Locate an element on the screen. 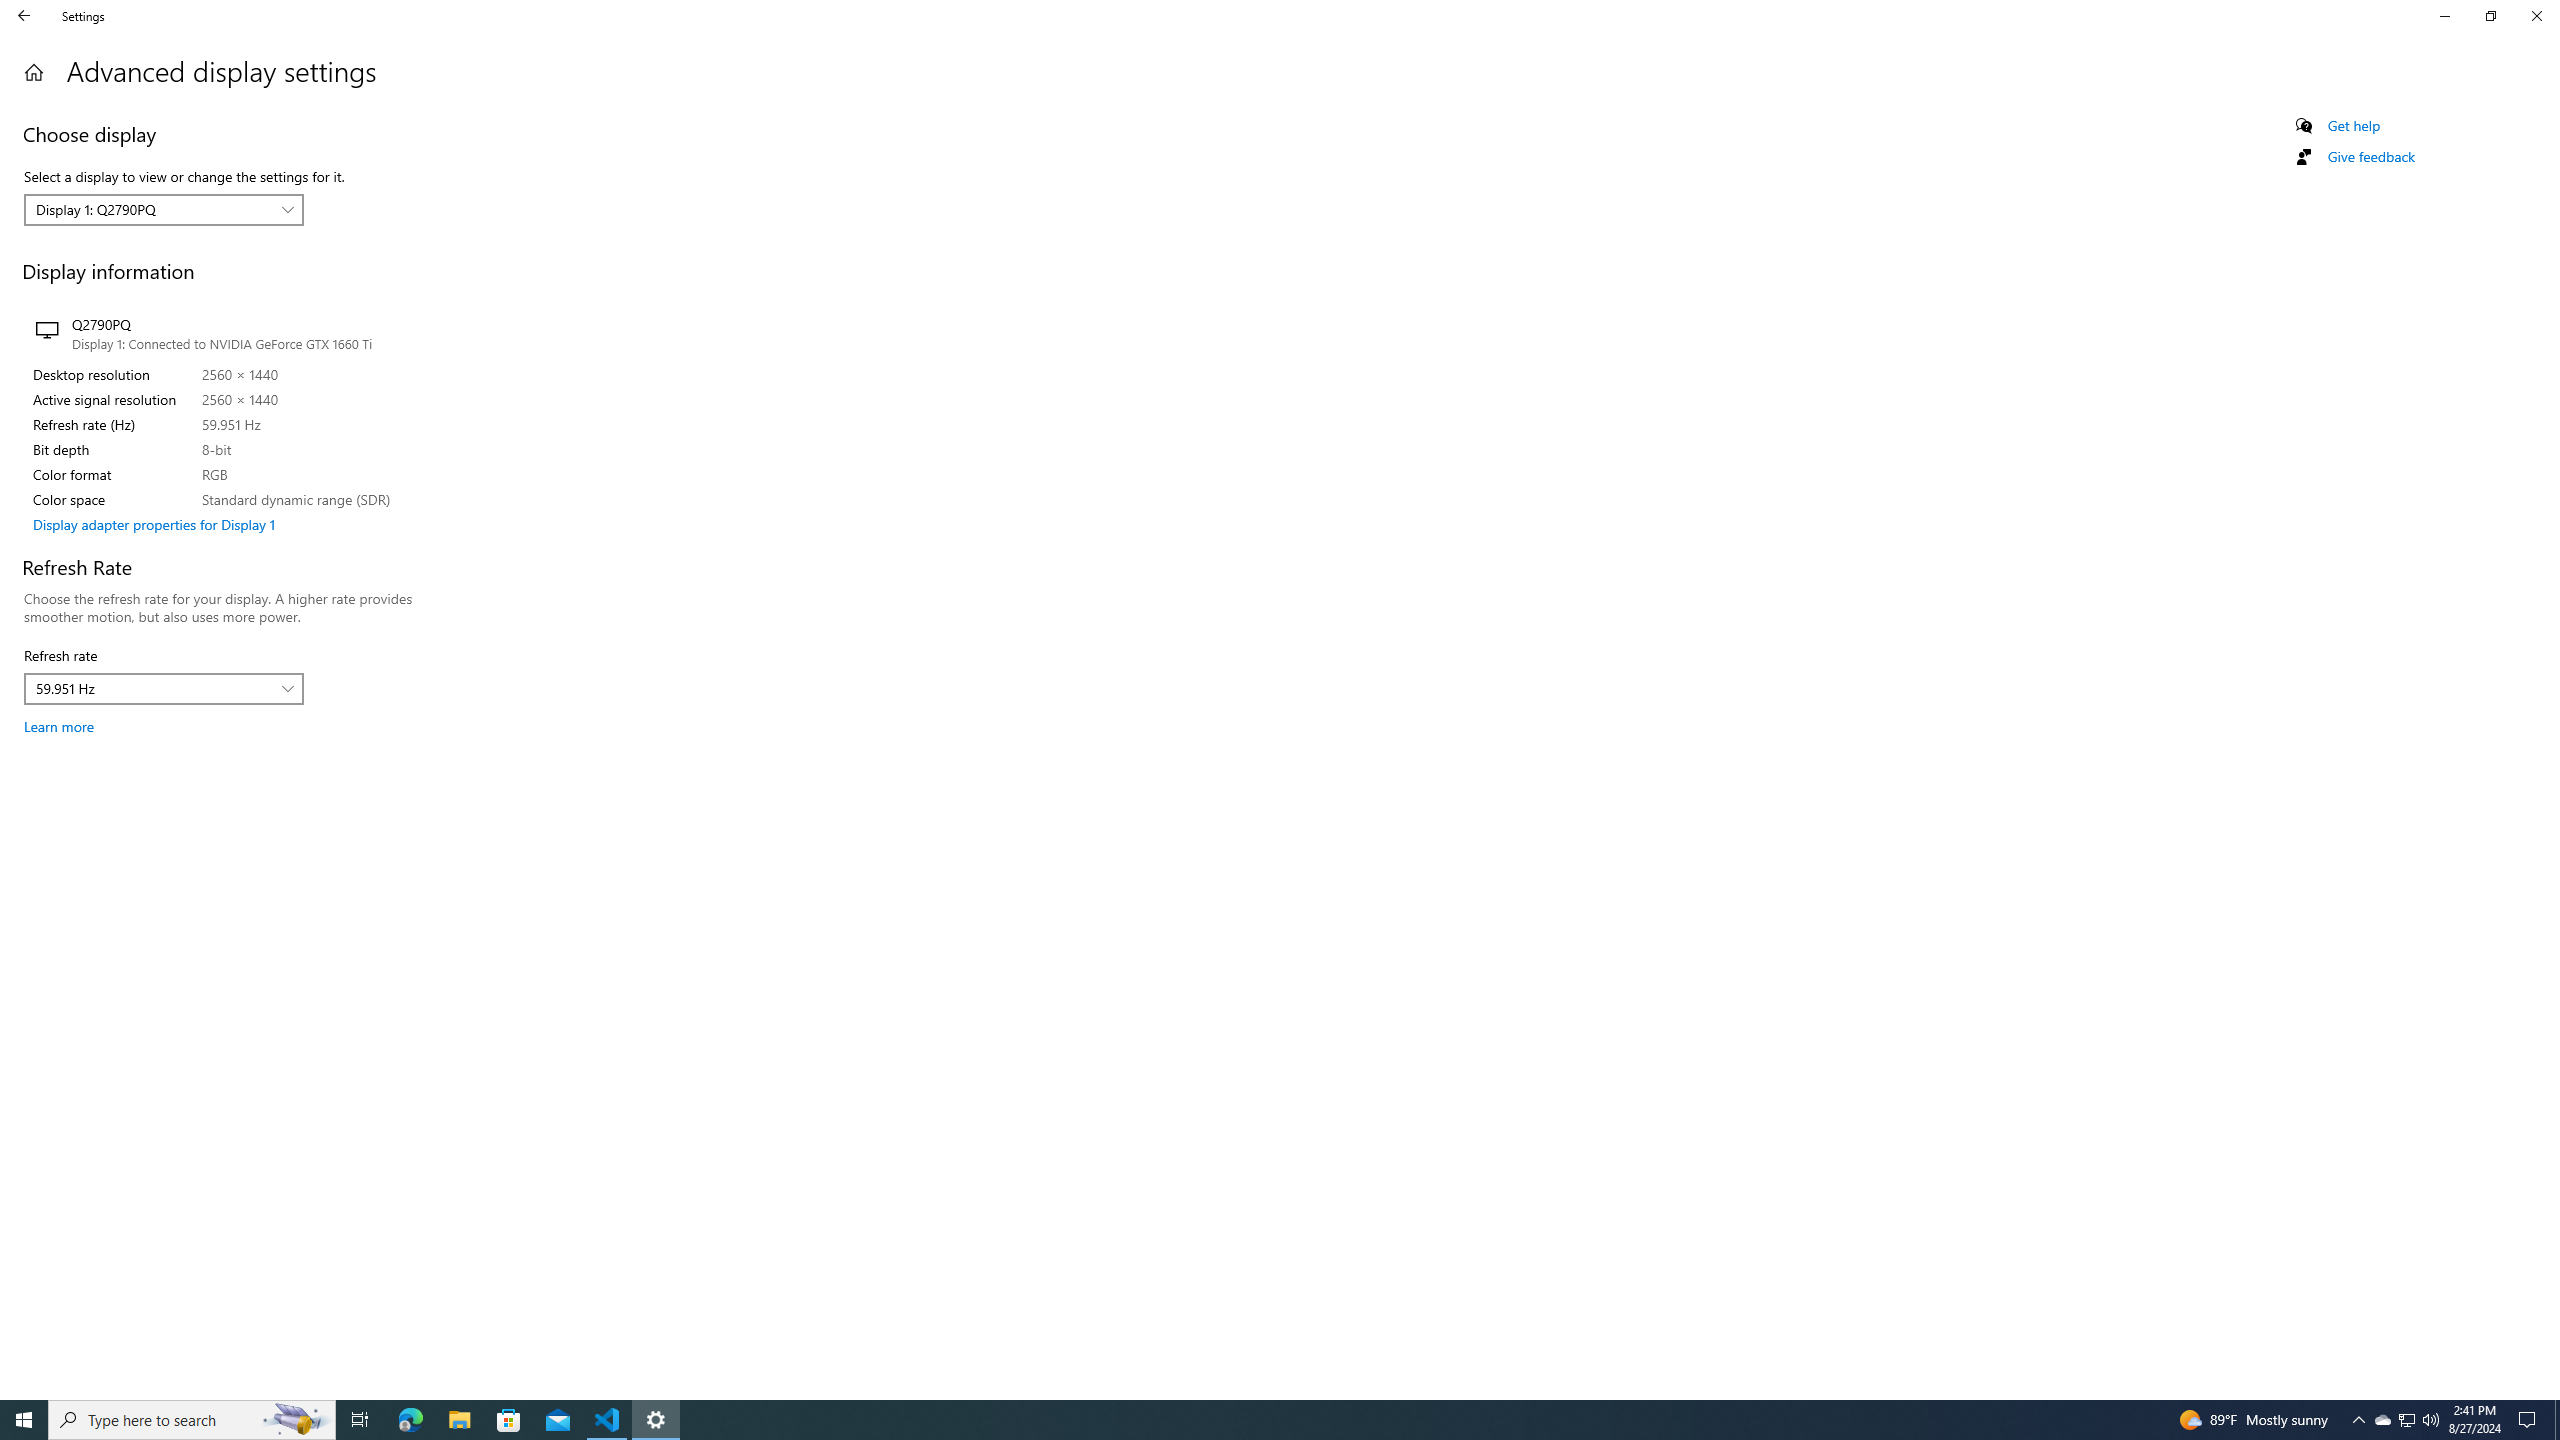  '59.951 Hz' is located at coordinates (152, 689).